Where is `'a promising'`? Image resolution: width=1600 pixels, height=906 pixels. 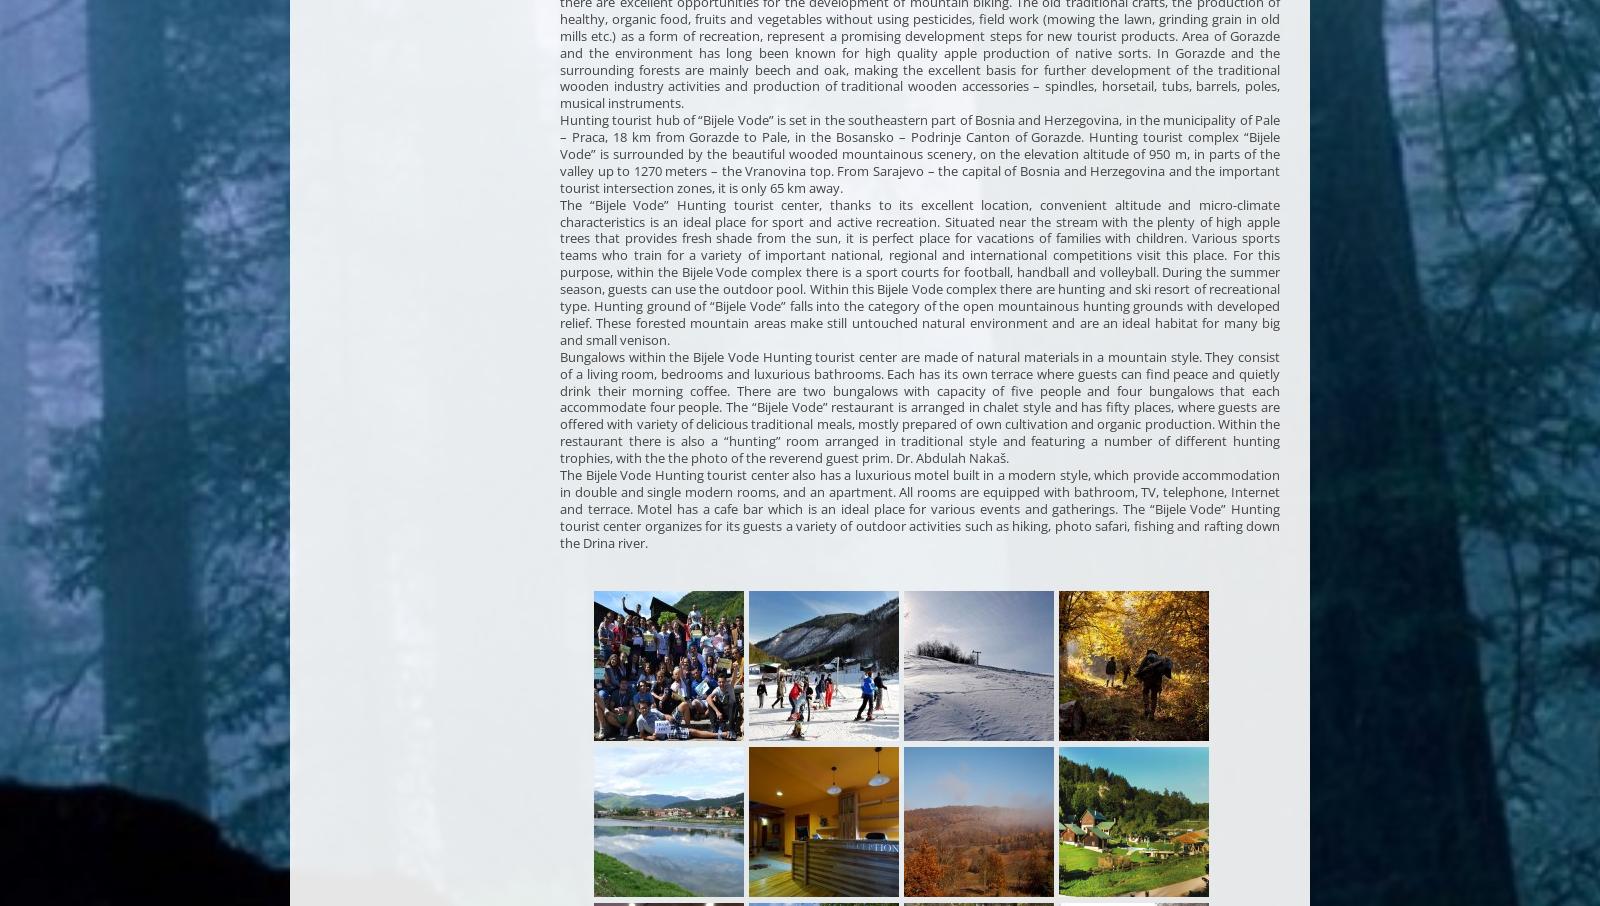
'a promising' is located at coordinates (827, 33).